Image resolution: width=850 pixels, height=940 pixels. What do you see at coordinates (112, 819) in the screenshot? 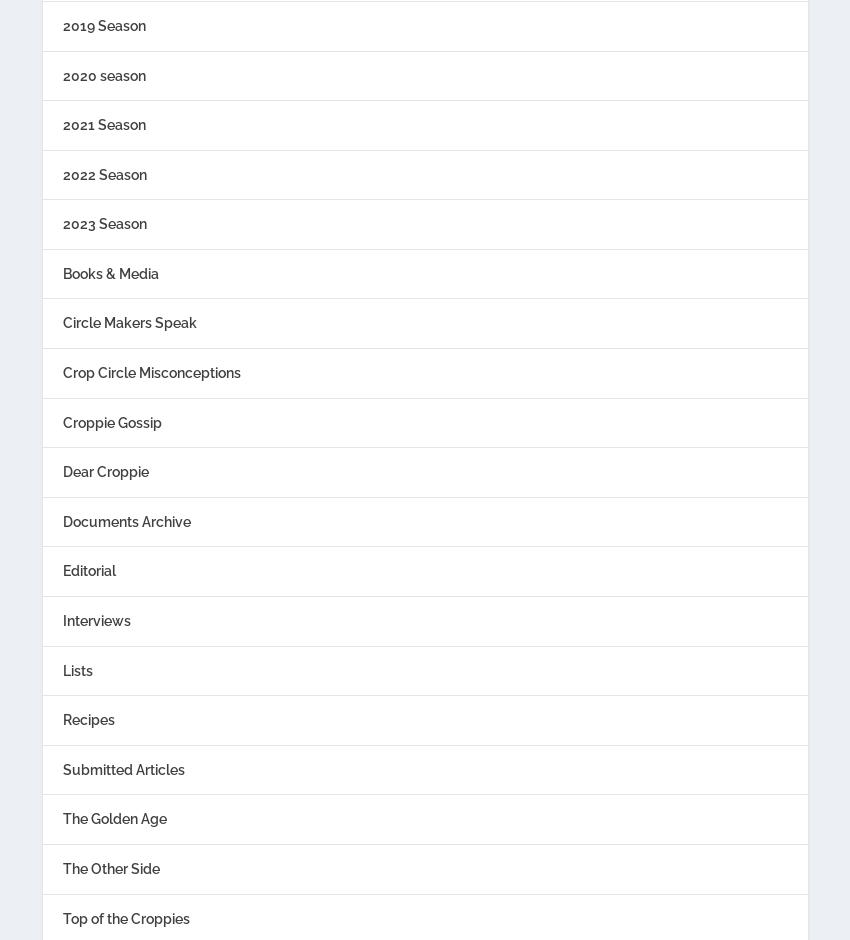
I see `'The Golden Age'` at bounding box center [112, 819].